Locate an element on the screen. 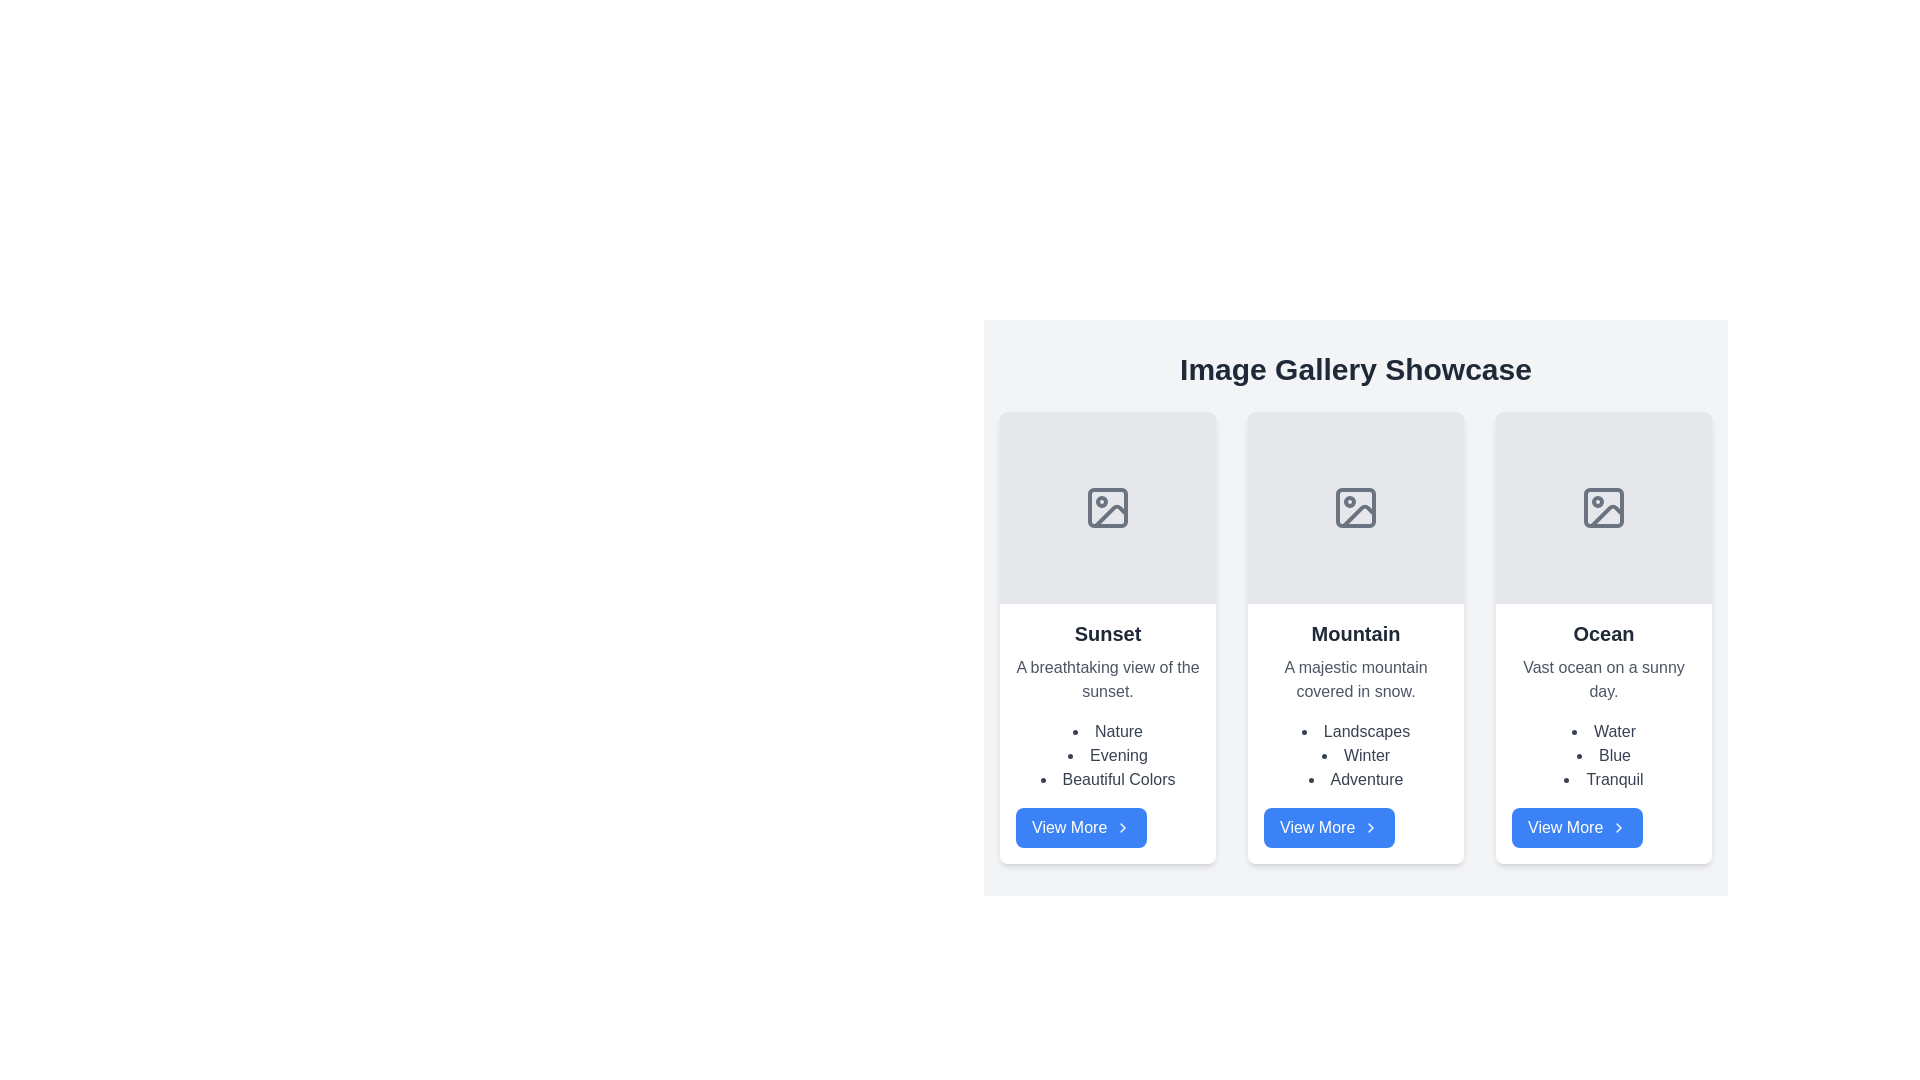 This screenshot has height=1080, width=1920. the Information card about the mountain, which is the second card in a row of three under the 'Image Gallery Showcase' heading is located at coordinates (1356, 733).